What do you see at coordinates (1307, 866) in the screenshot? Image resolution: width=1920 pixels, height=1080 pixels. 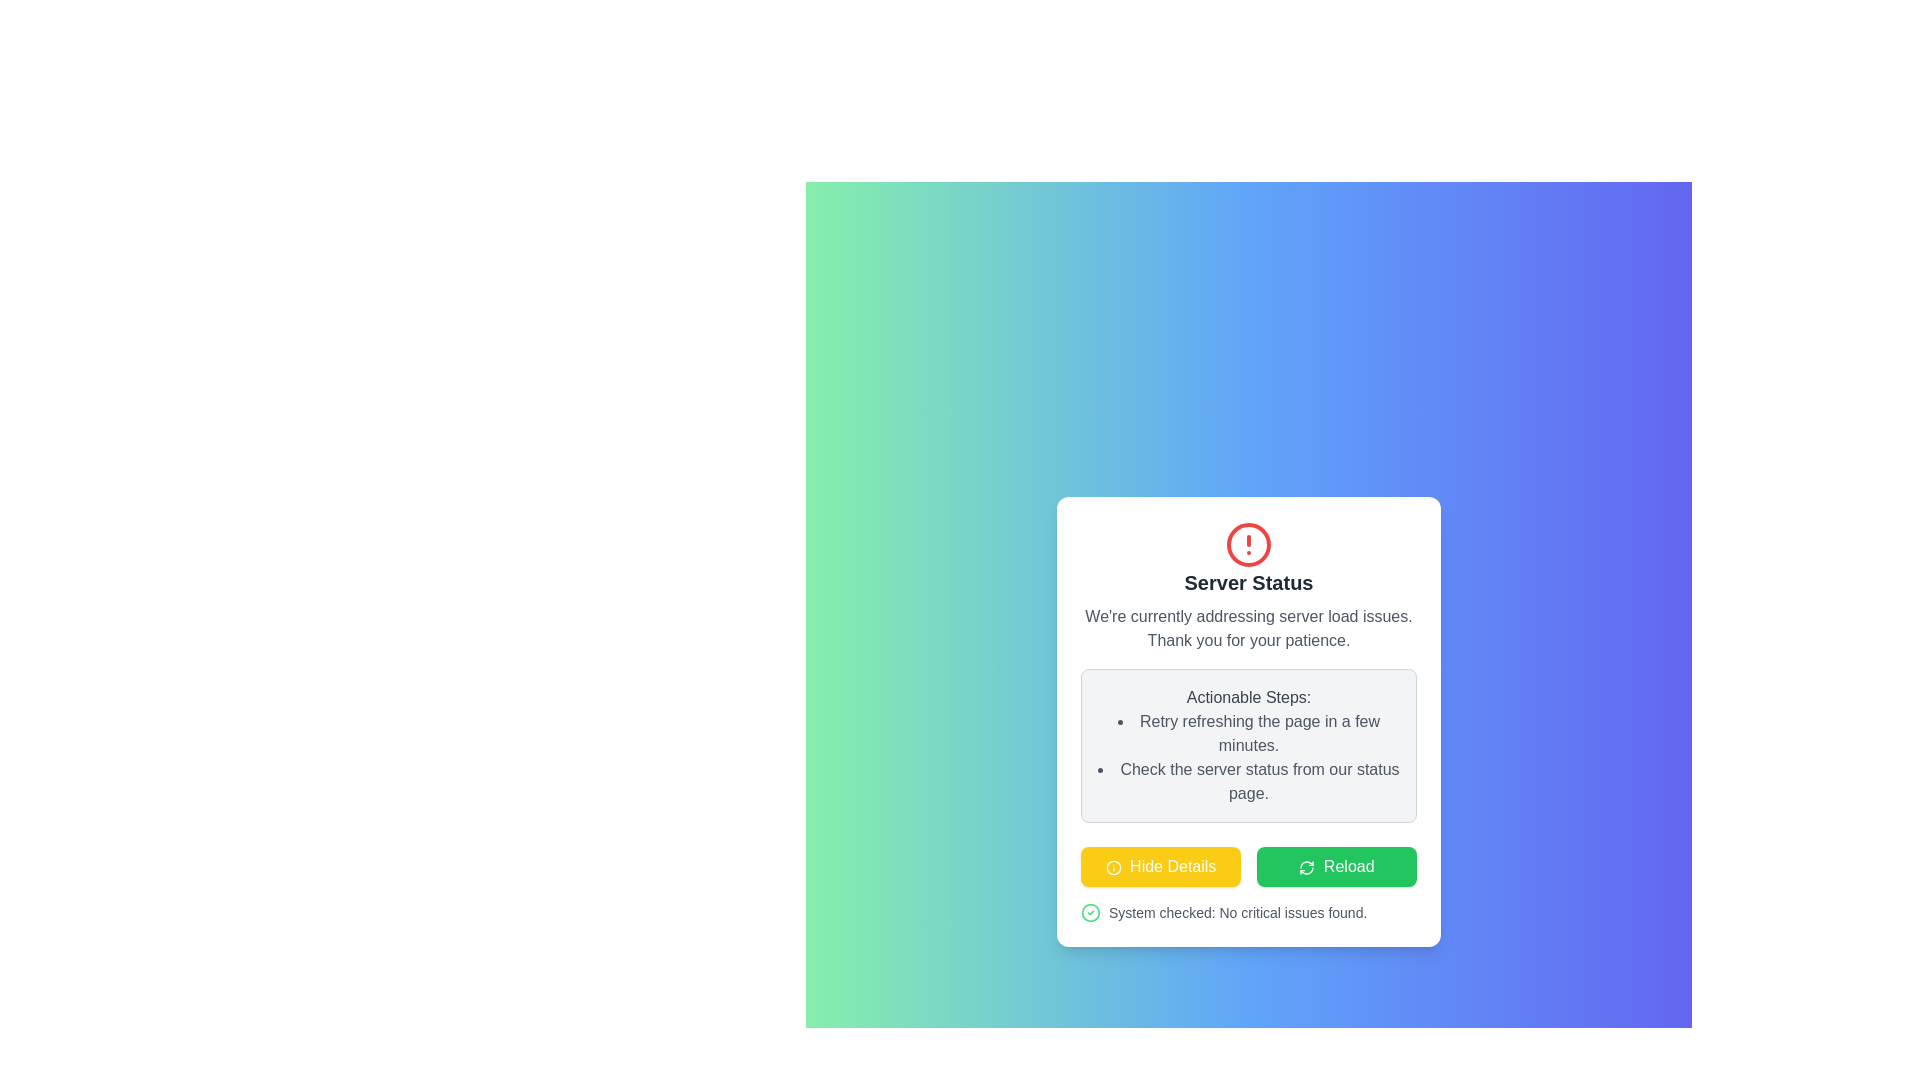 I see `the reload icon located inside the 'Reload' button at the bottom-right corner of the dialog box` at bounding box center [1307, 866].